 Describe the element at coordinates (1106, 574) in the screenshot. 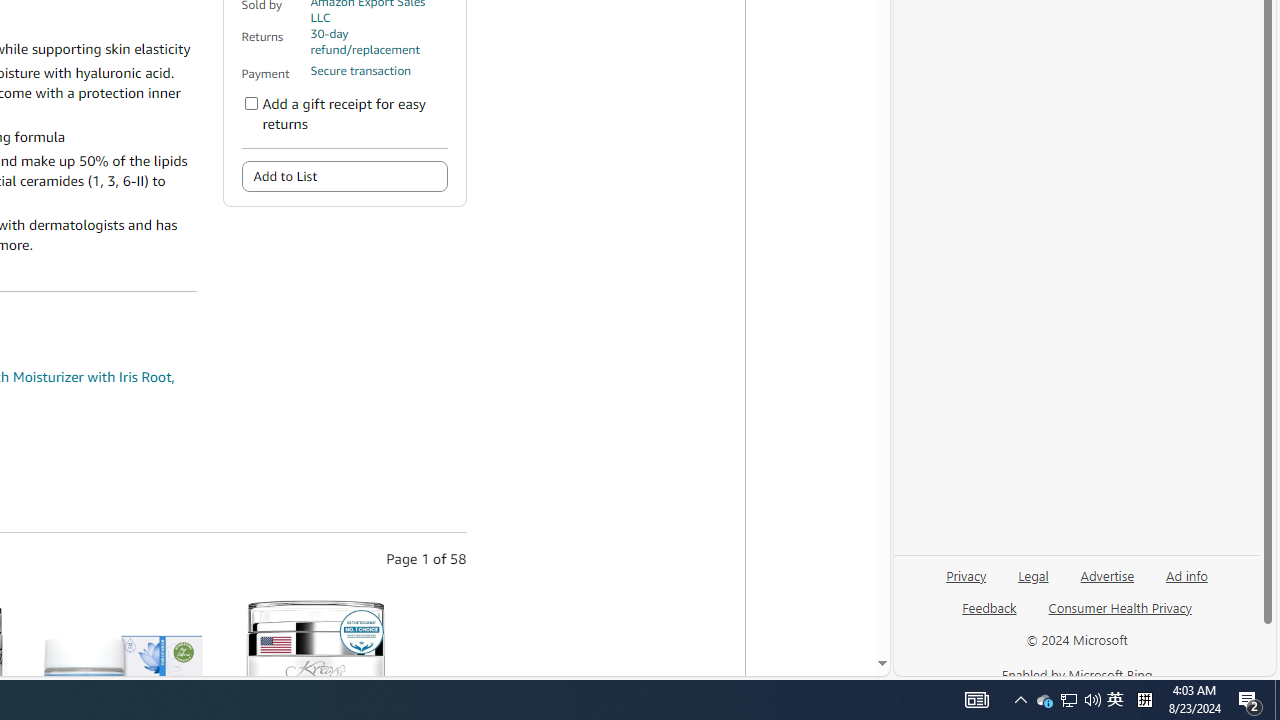

I see `'Advertise'` at that location.